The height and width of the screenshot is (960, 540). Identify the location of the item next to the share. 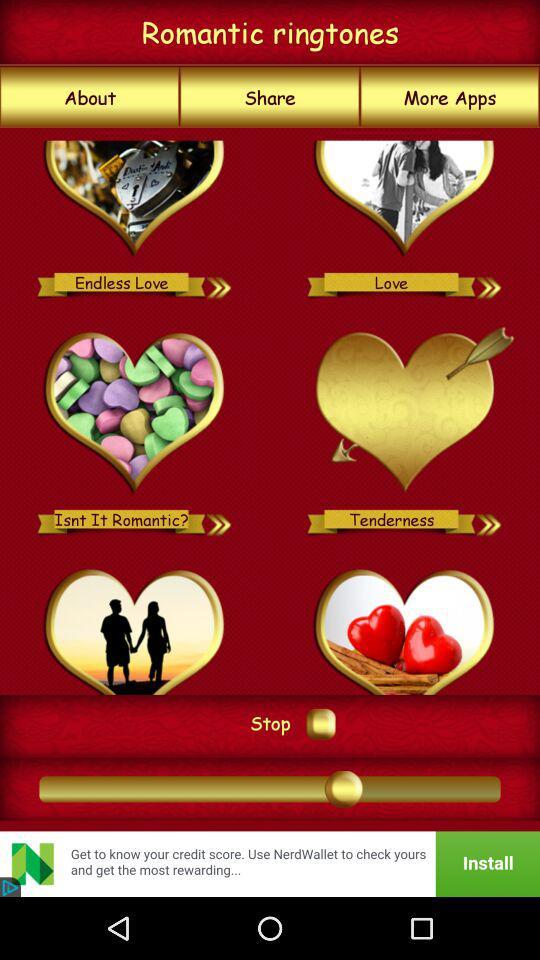
(450, 97).